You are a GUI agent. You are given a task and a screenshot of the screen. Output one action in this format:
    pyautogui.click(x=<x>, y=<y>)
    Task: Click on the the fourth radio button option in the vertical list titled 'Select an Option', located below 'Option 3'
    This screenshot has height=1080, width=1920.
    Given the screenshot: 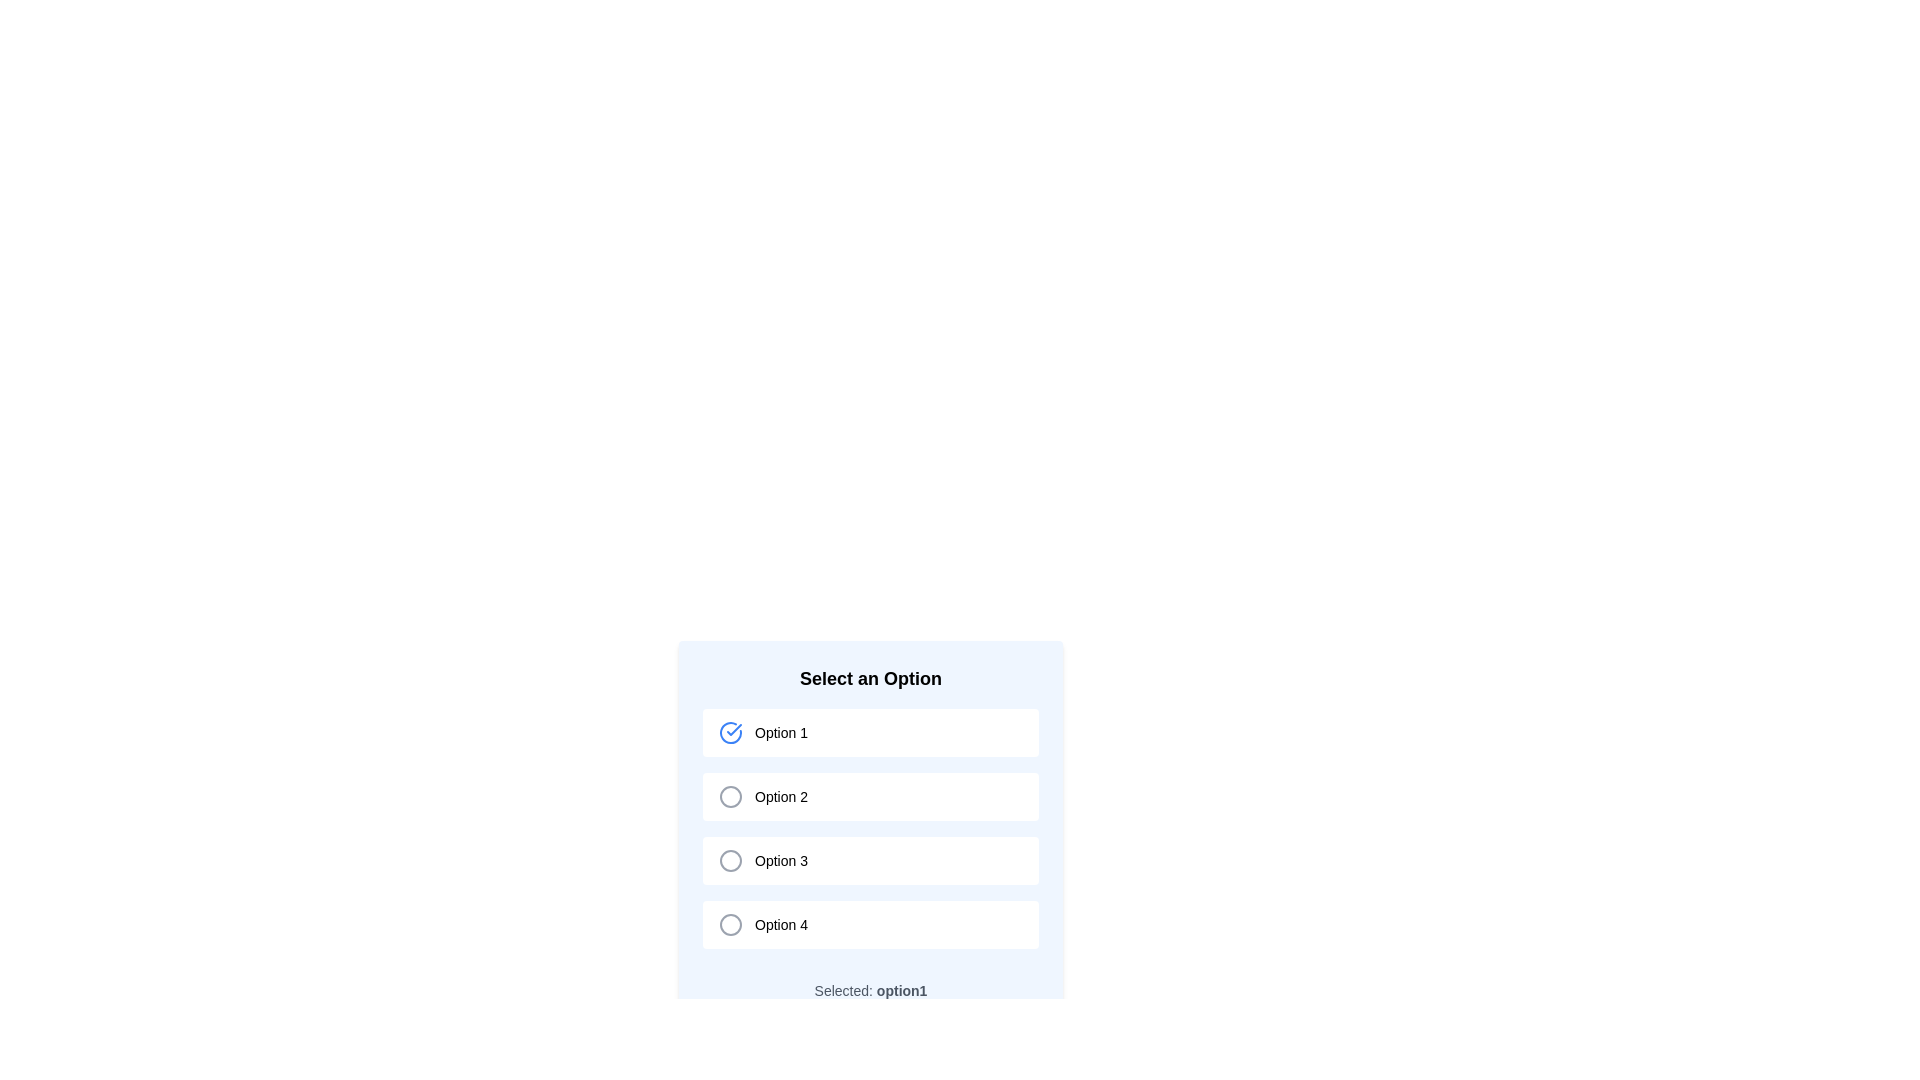 What is the action you would take?
    pyautogui.click(x=870, y=925)
    